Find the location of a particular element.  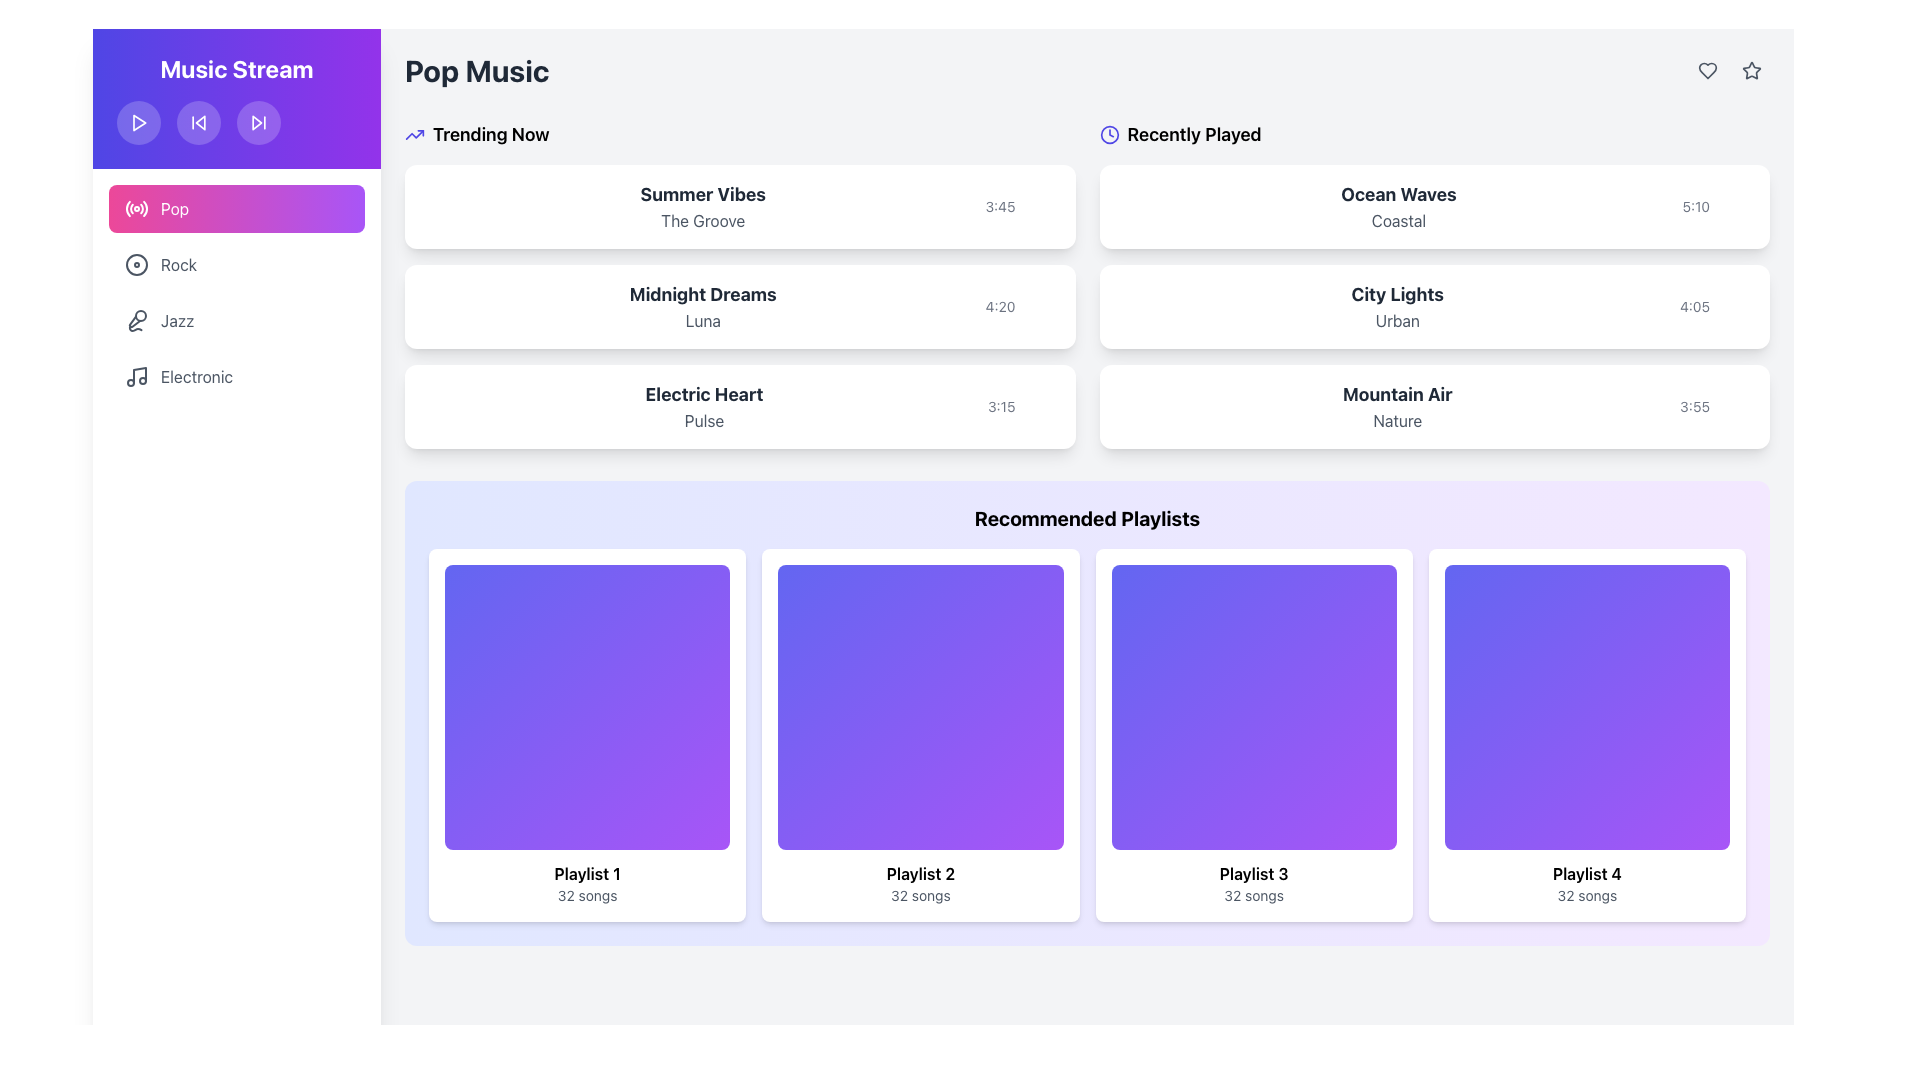

the text label UI component displaying 'Recently Played', which is styled as a bold heading and positioned to the right of a clock icon in the top-right section of the interface is located at coordinates (1194, 135).